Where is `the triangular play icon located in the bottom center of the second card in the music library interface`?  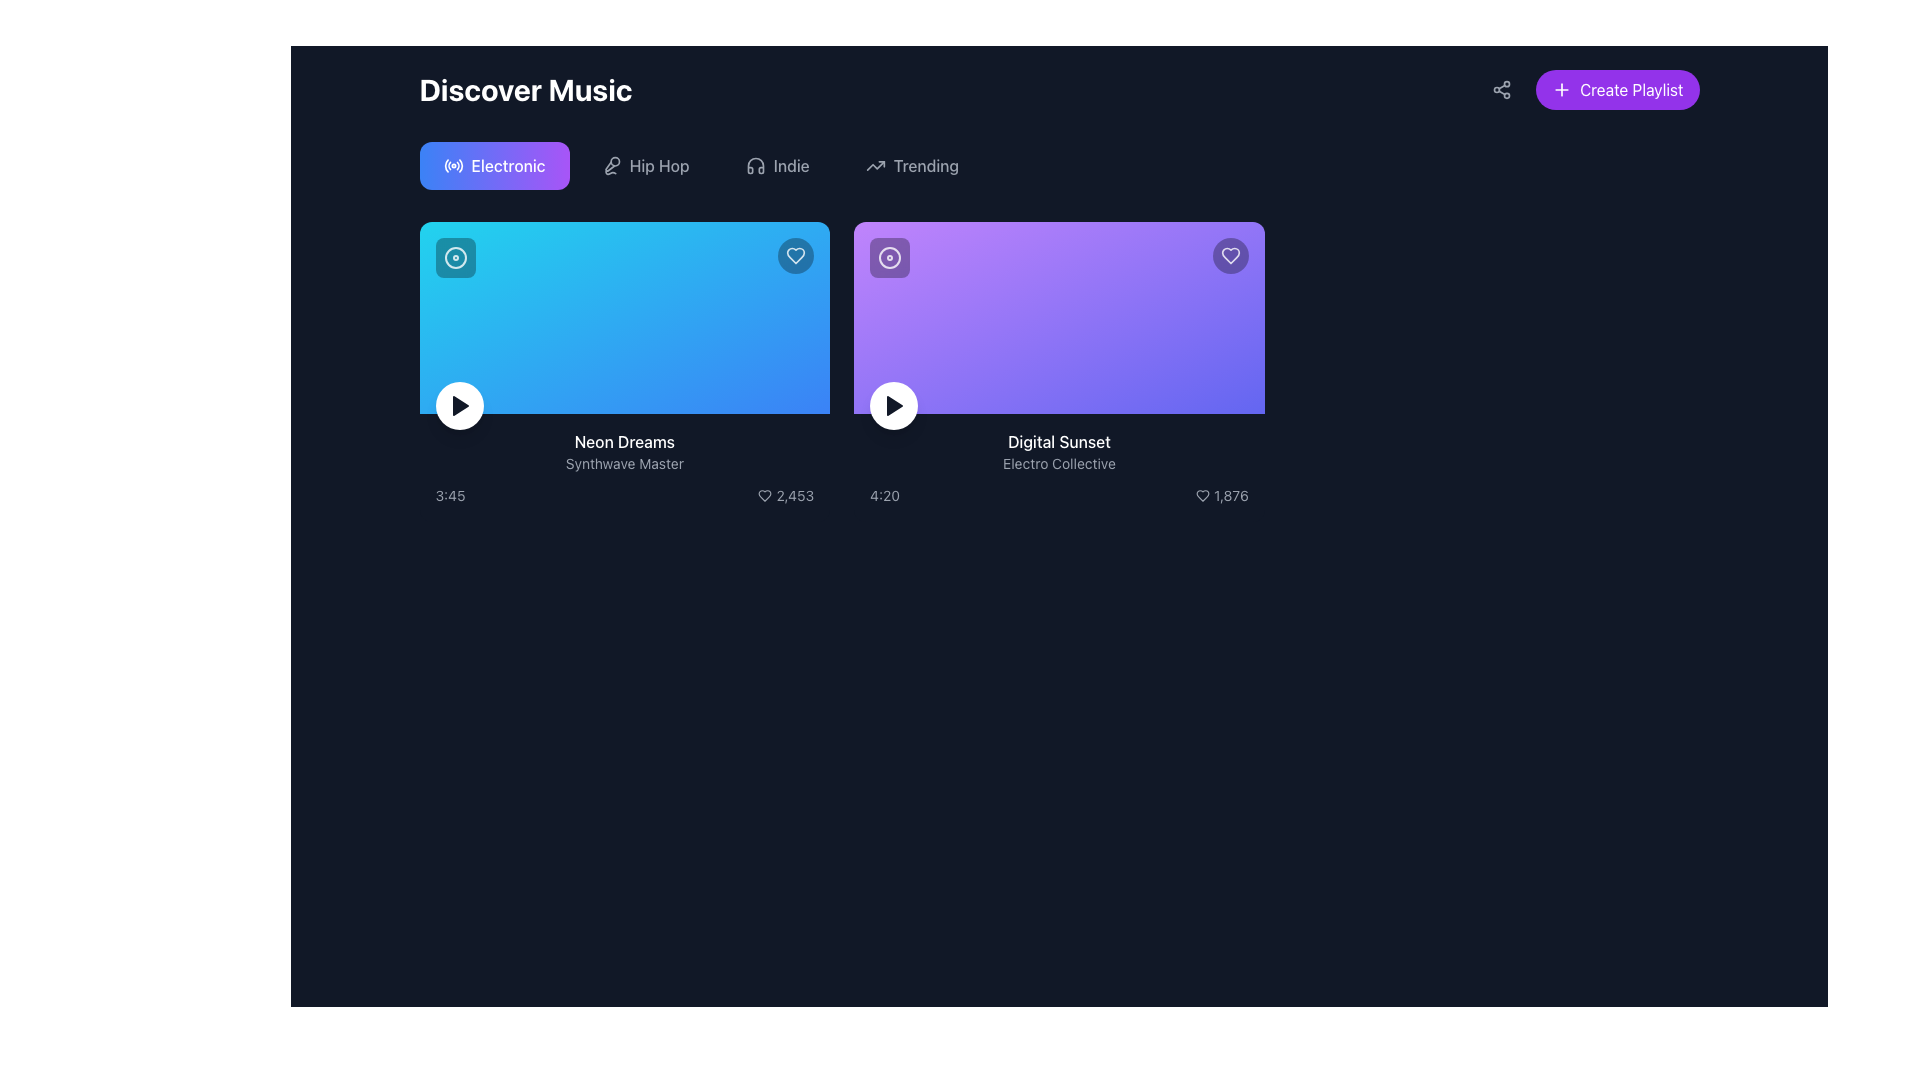 the triangular play icon located in the bottom center of the second card in the music library interface is located at coordinates (894, 405).